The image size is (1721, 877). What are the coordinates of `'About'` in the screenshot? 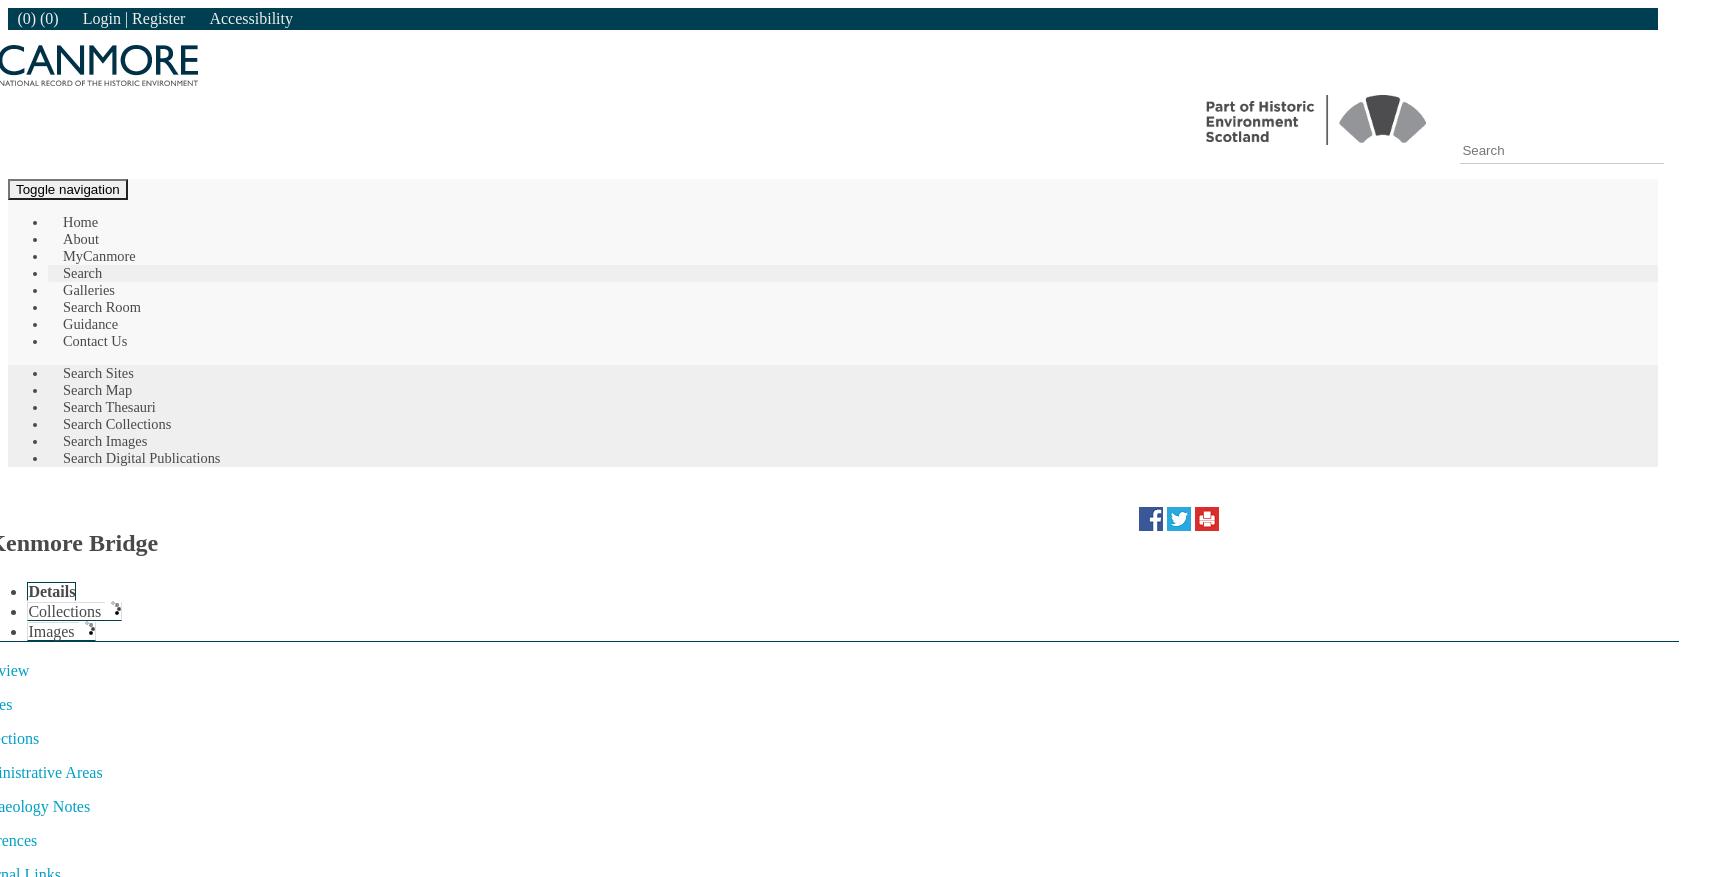 It's located at (80, 237).